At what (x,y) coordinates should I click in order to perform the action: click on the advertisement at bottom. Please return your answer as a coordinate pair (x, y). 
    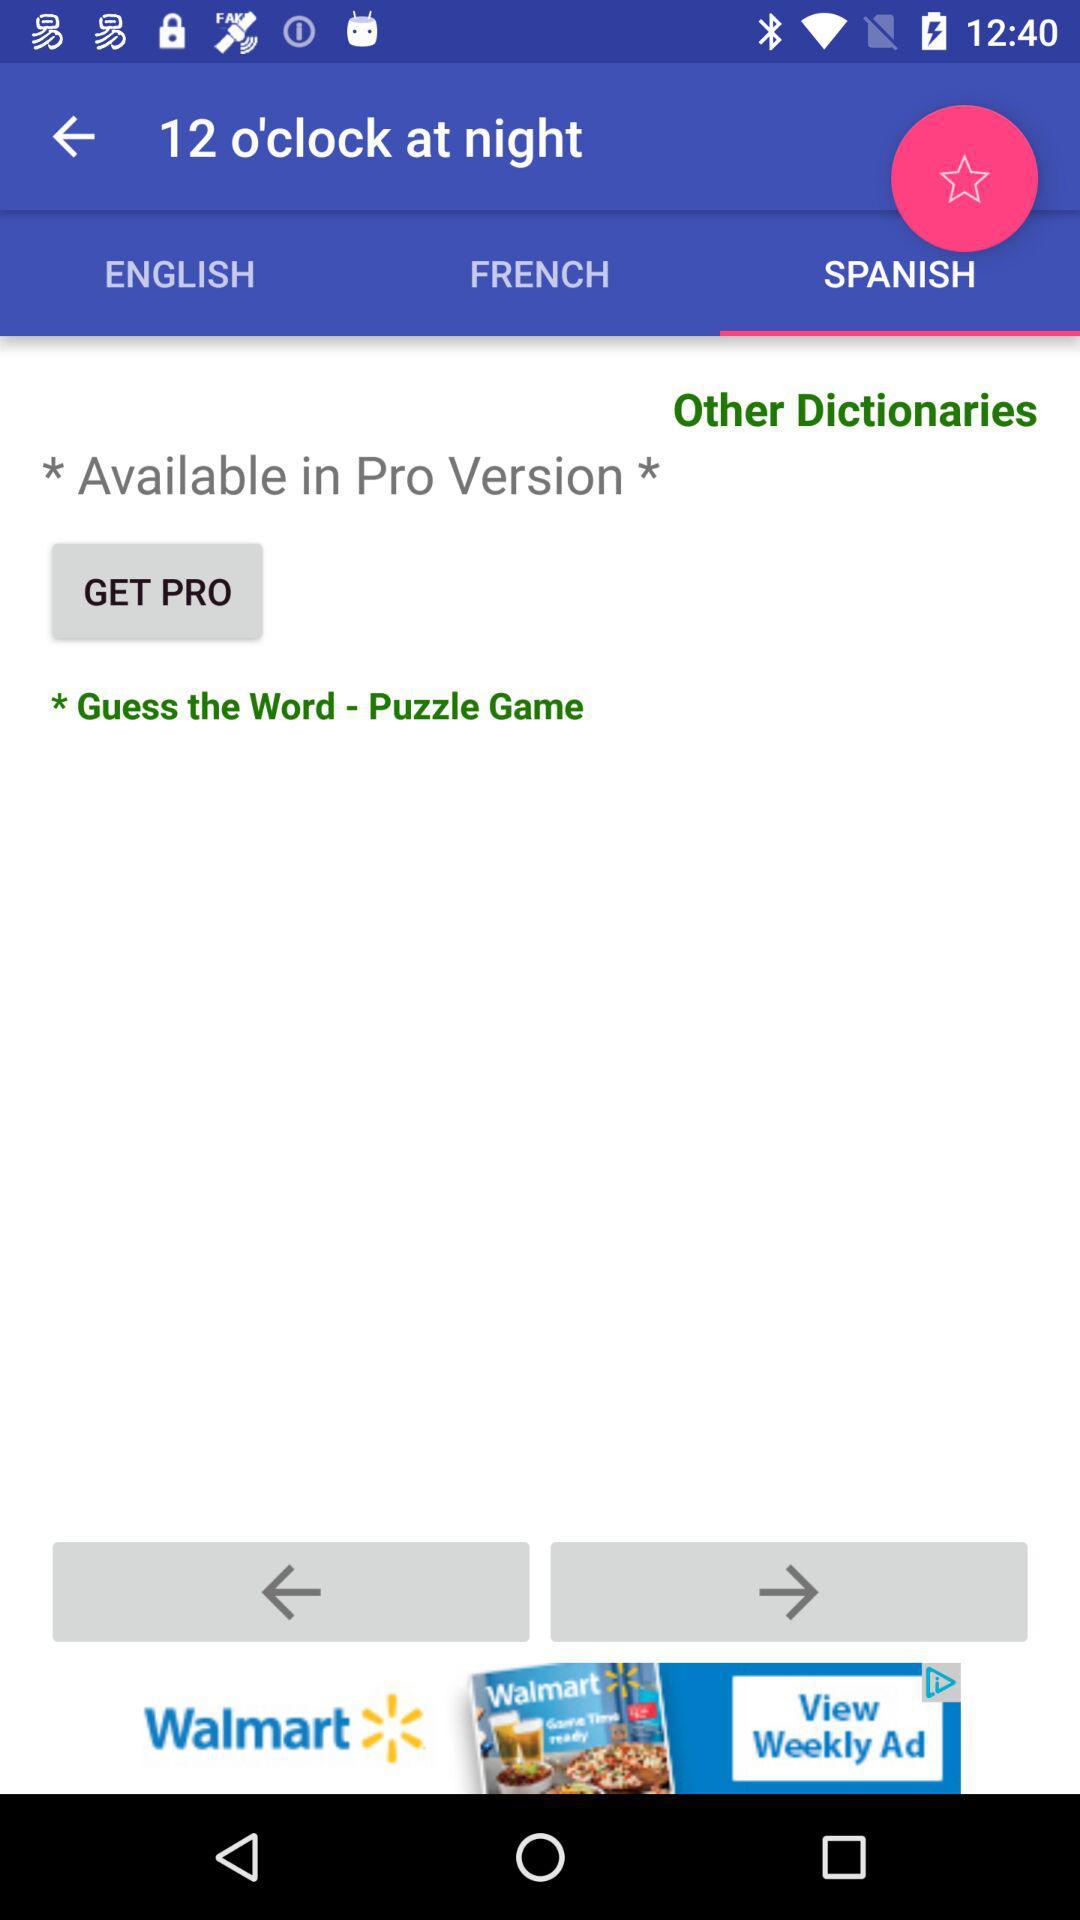
    Looking at the image, I should click on (540, 1727).